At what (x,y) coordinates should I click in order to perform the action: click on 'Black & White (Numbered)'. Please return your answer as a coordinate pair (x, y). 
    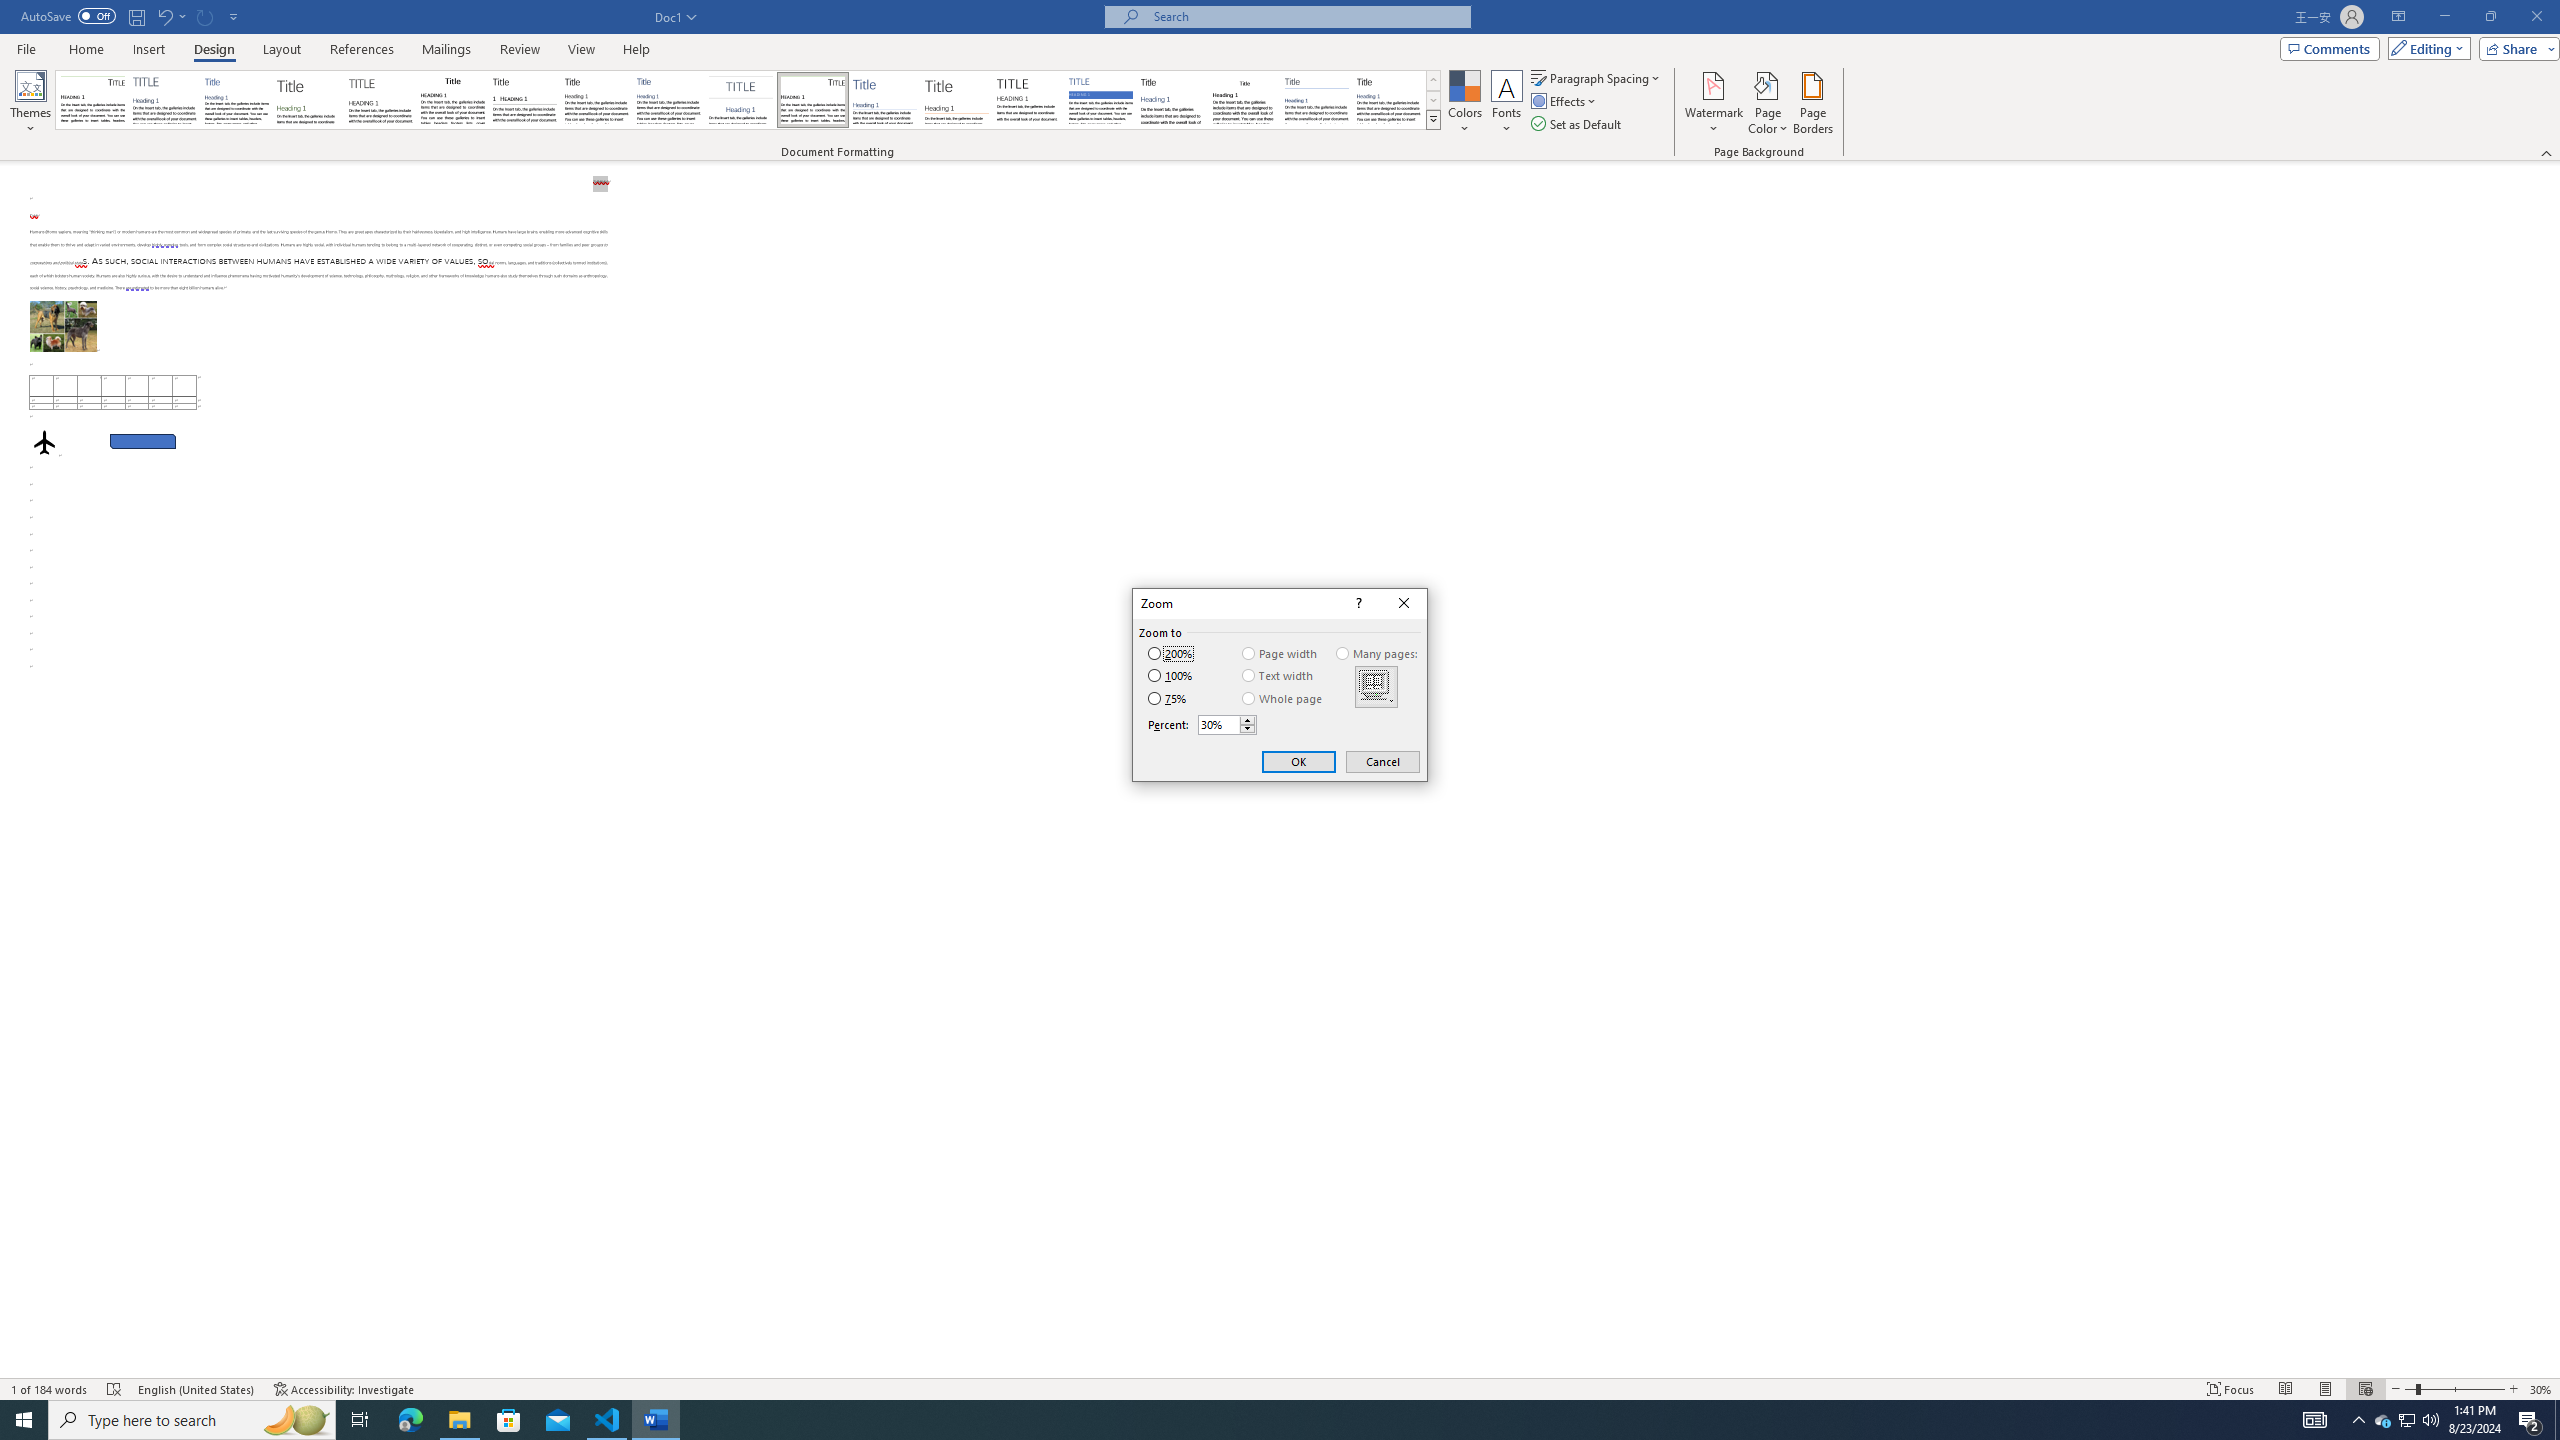
    Looking at the image, I should click on (523, 99).